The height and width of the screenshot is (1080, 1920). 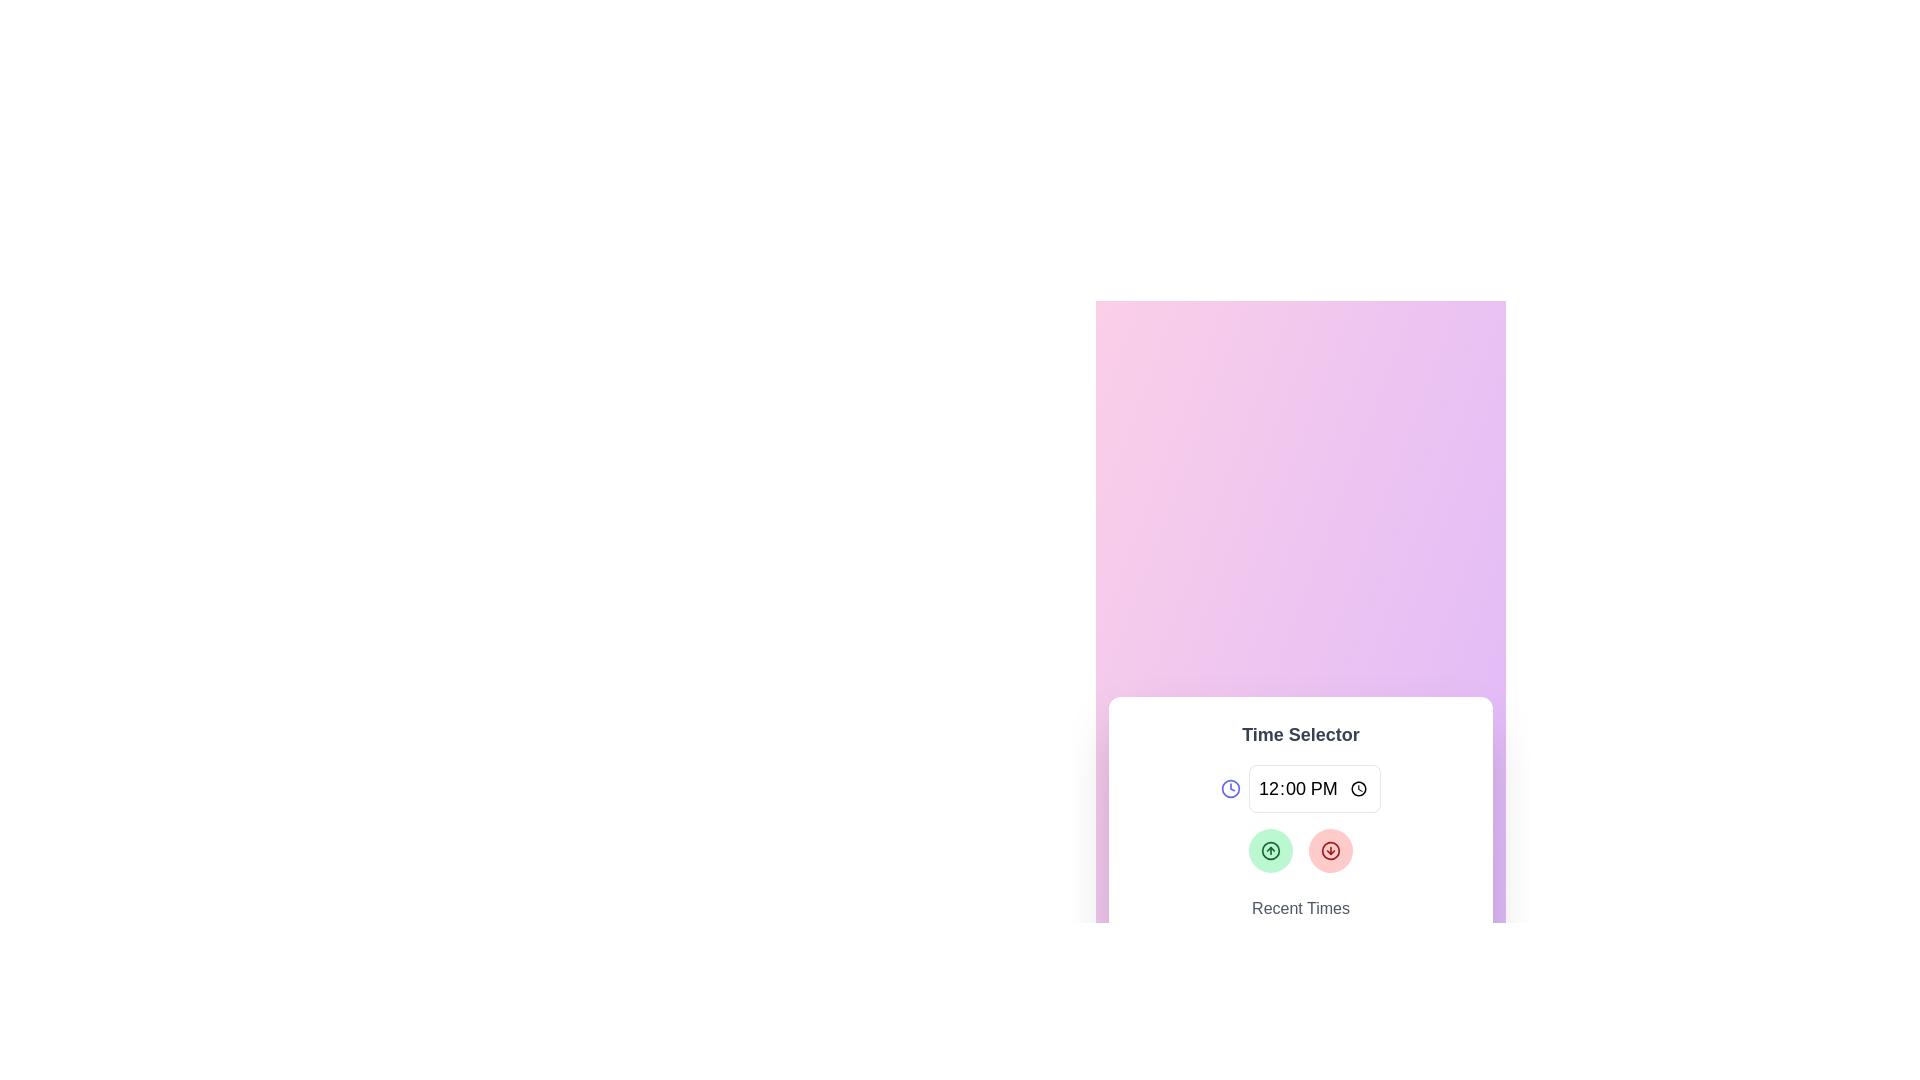 I want to click on the circular red button with a downward-pointing arrow icon to decrement the value, so click(x=1330, y=851).